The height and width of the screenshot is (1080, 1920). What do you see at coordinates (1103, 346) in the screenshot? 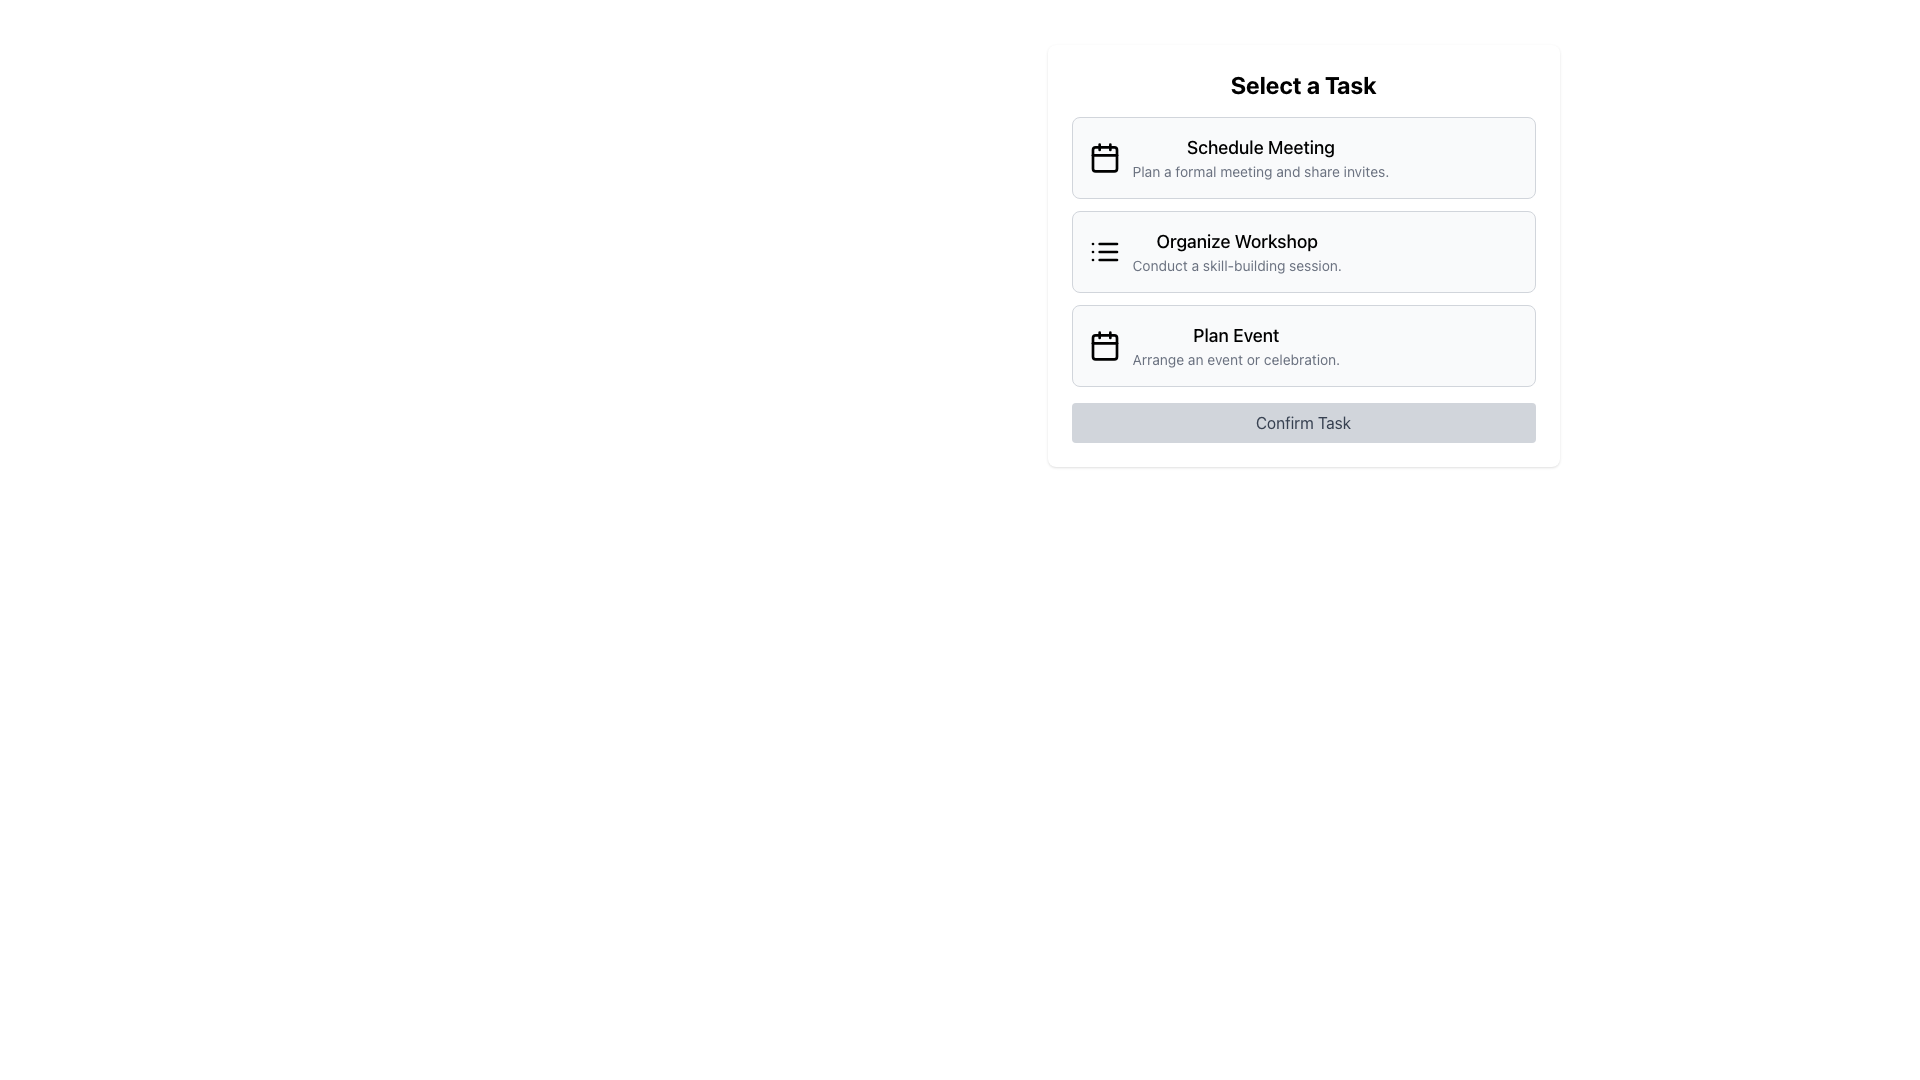
I see `the decorative graphical icon next to the 'Plan Event' label, which serves as a quick recognition cue for users` at bounding box center [1103, 346].